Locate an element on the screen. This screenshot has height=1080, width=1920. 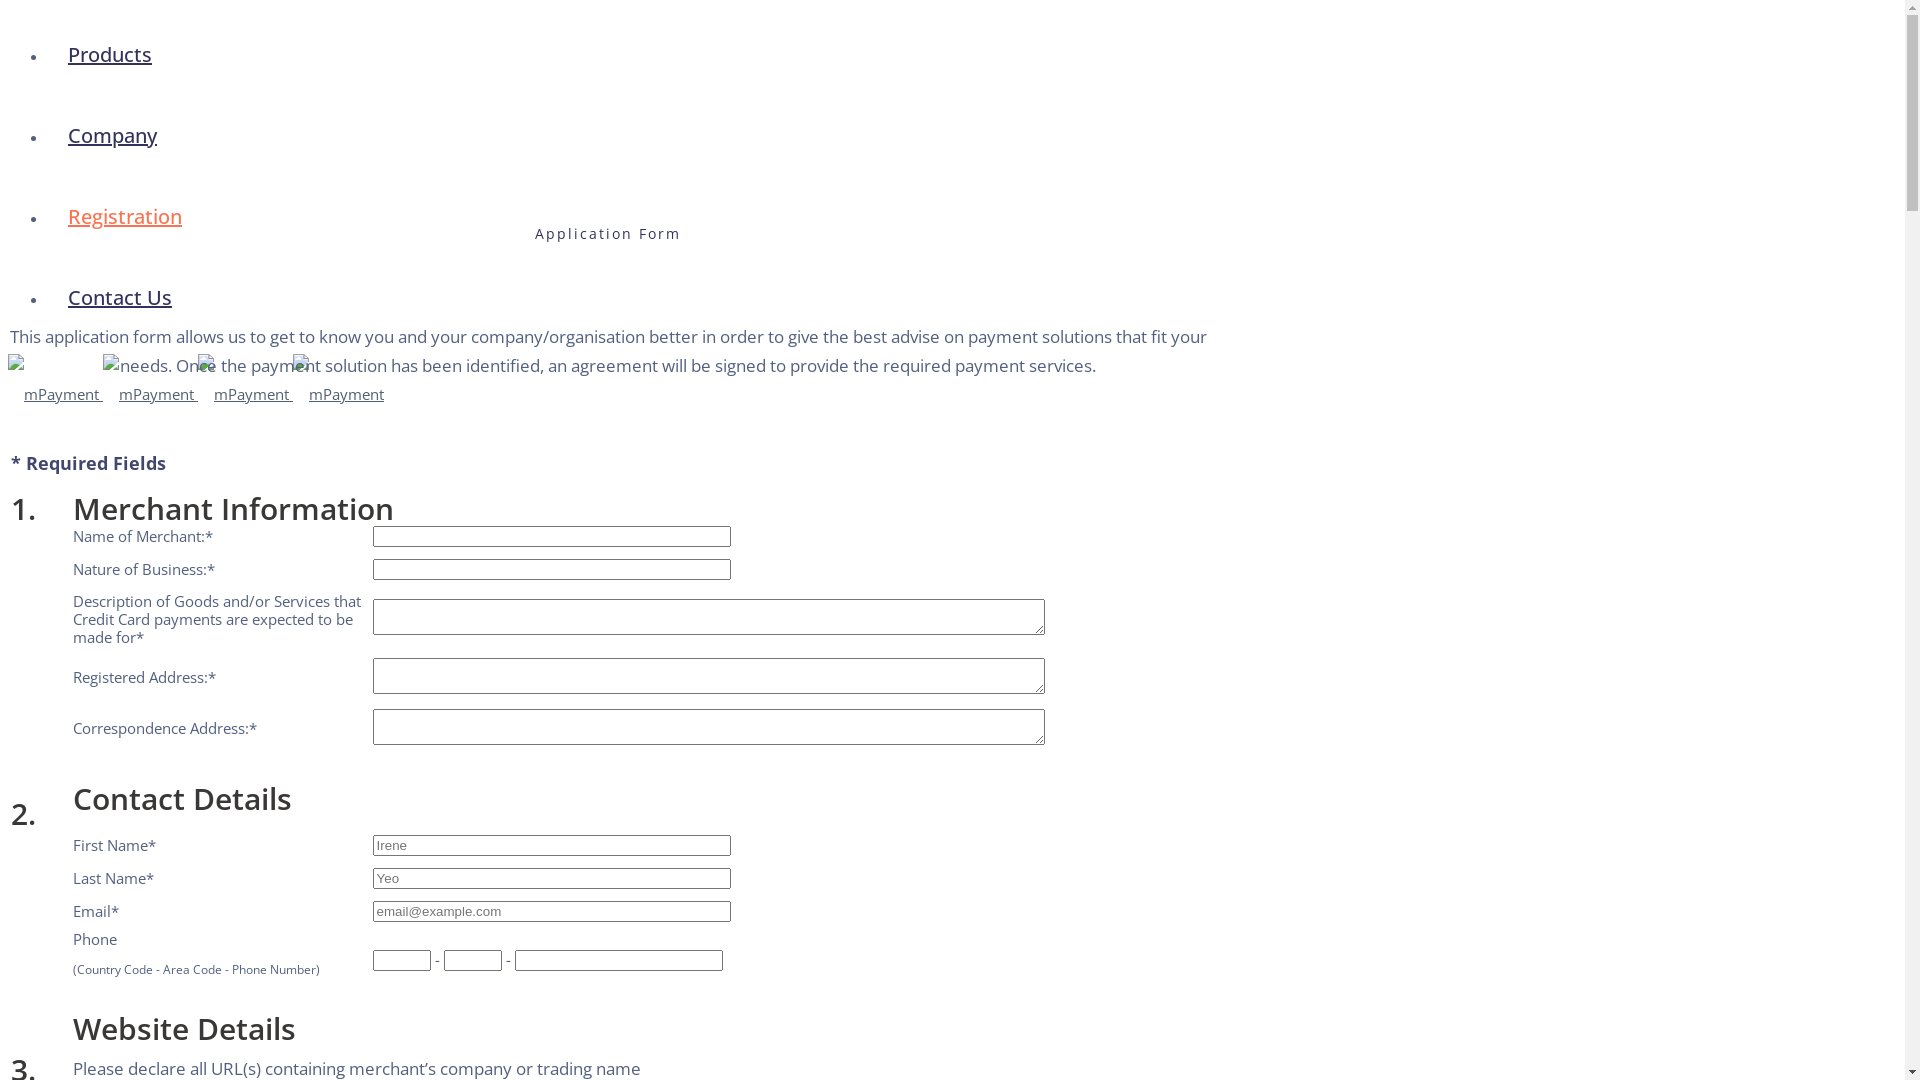
'Products' is located at coordinates (109, 53).